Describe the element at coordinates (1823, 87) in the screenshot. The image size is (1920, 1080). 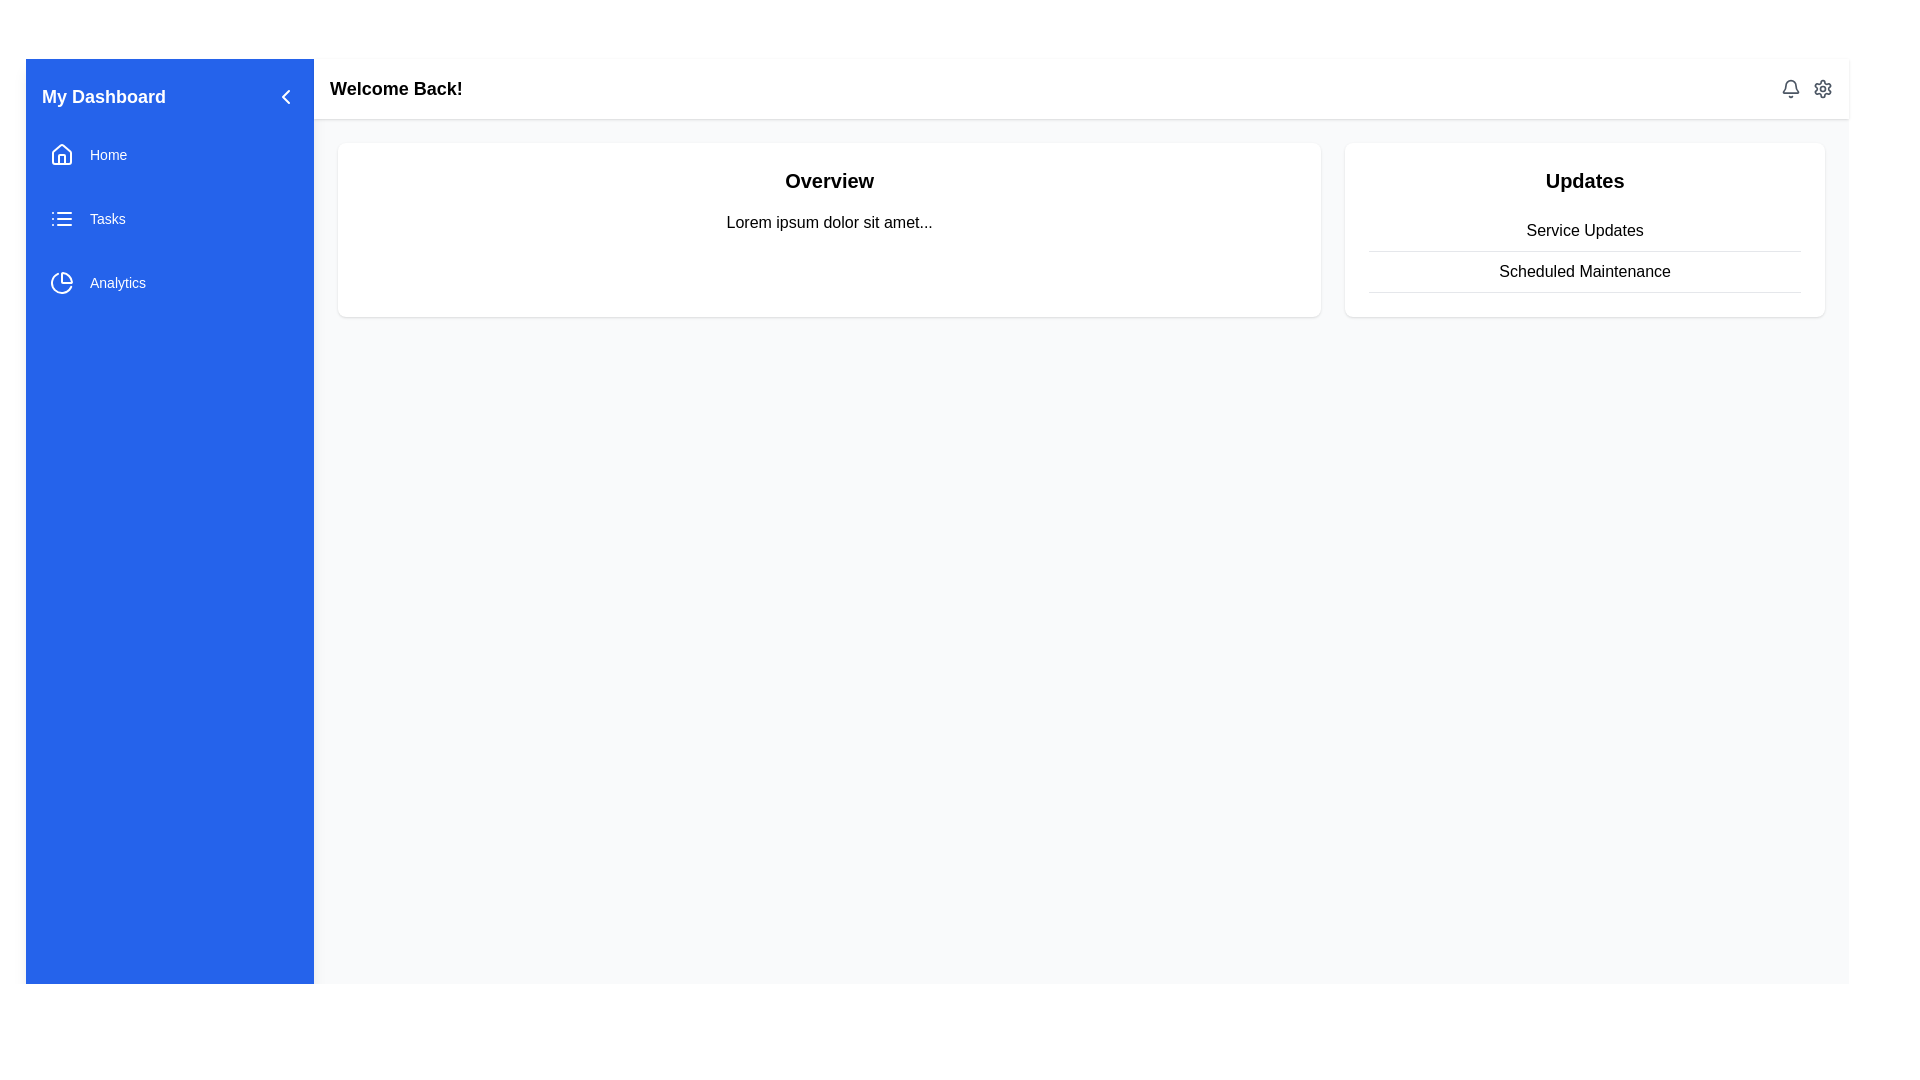
I see `the settings icon located in the top-right corner of the interface, adjacent to the bell icon` at that location.